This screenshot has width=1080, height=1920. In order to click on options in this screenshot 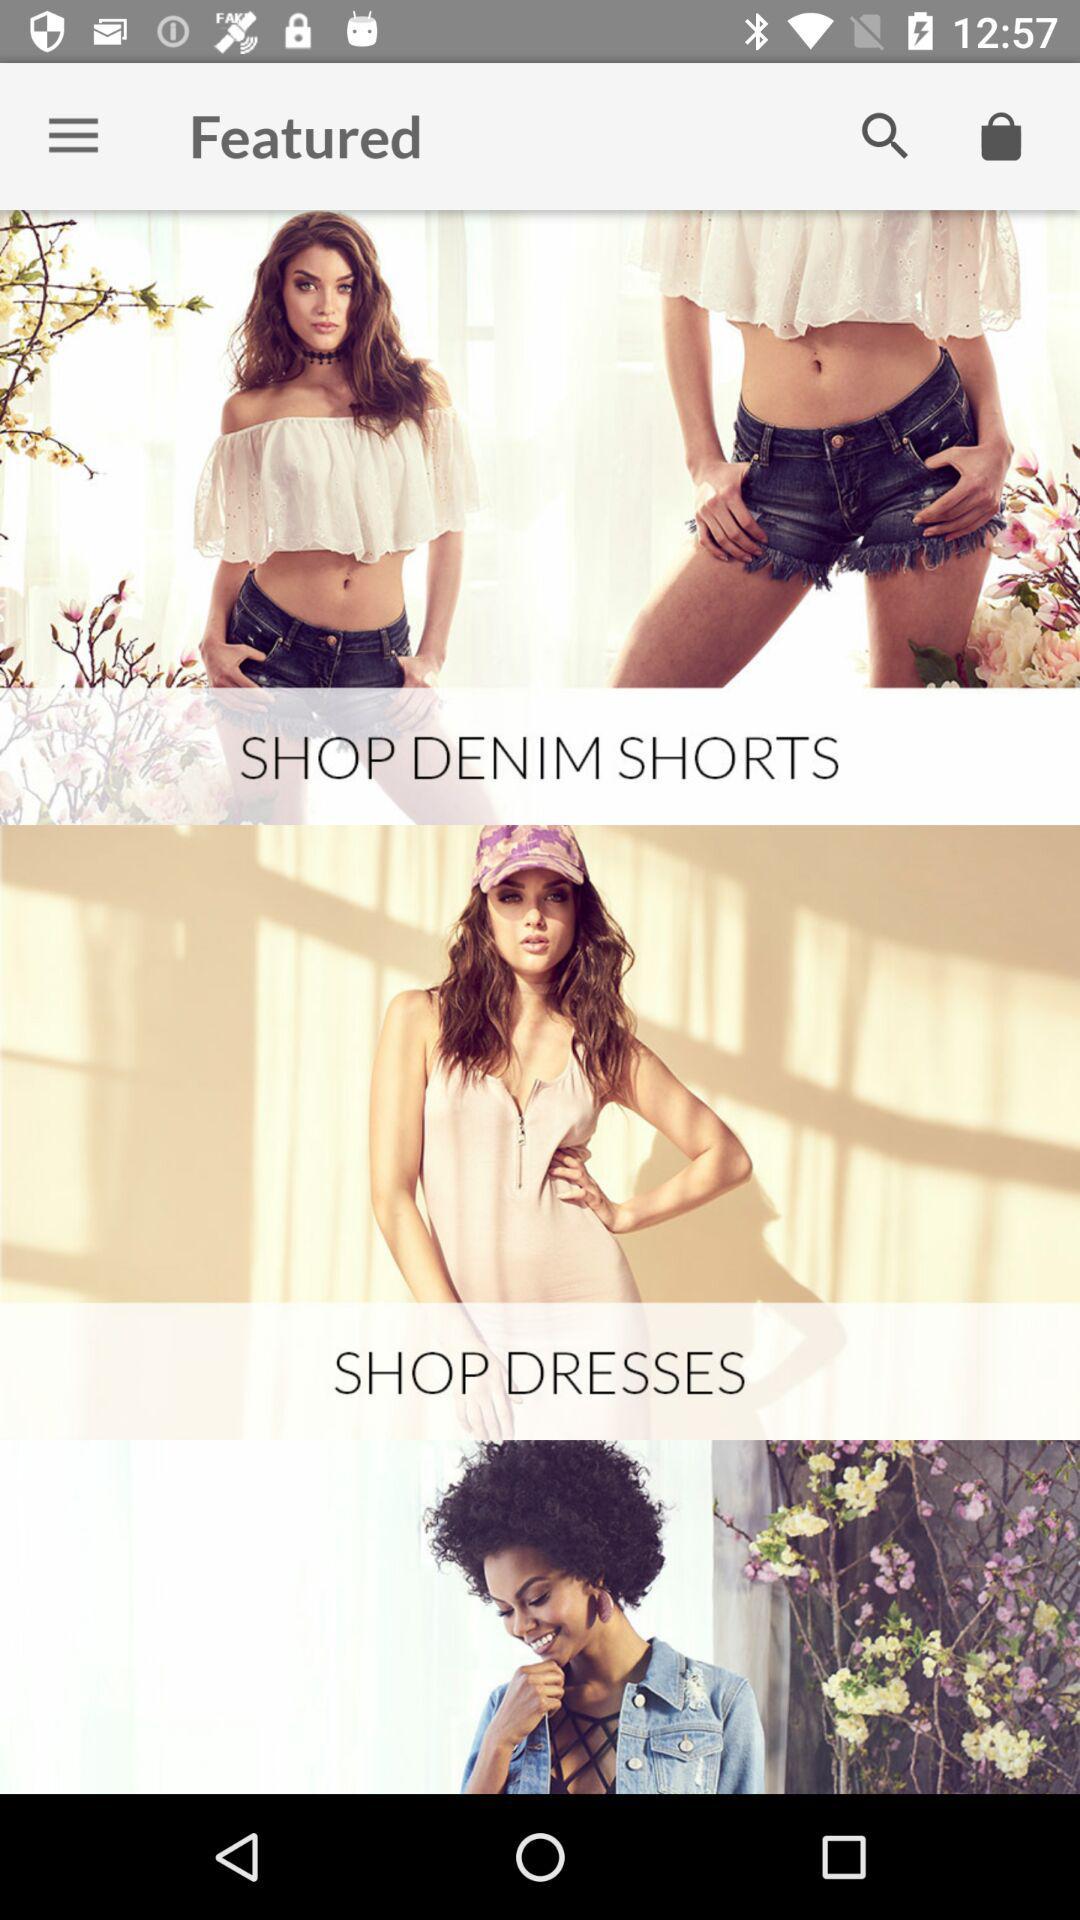, I will do `click(72, 135)`.